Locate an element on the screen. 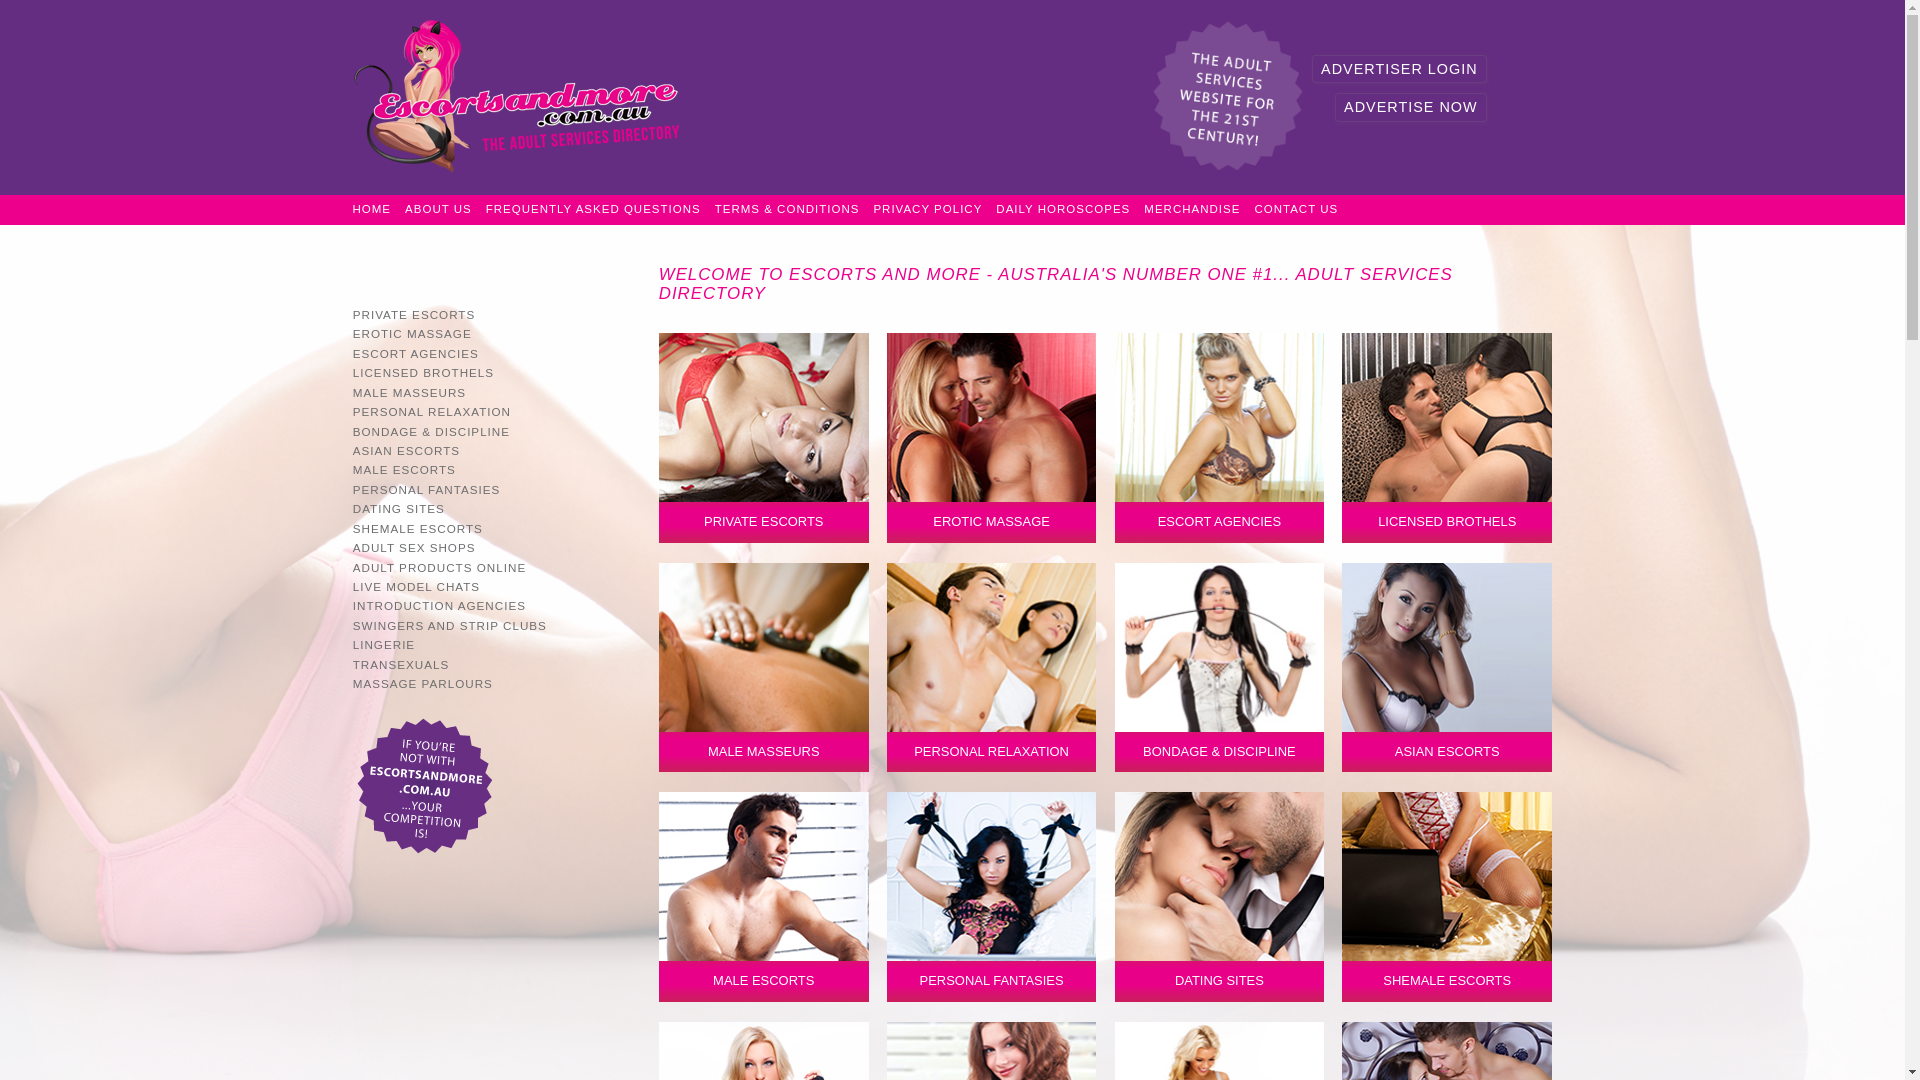 This screenshot has height=1080, width=1920. 'BONDAGE & DISCIPLINE' is located at coordinates (1218, 667).